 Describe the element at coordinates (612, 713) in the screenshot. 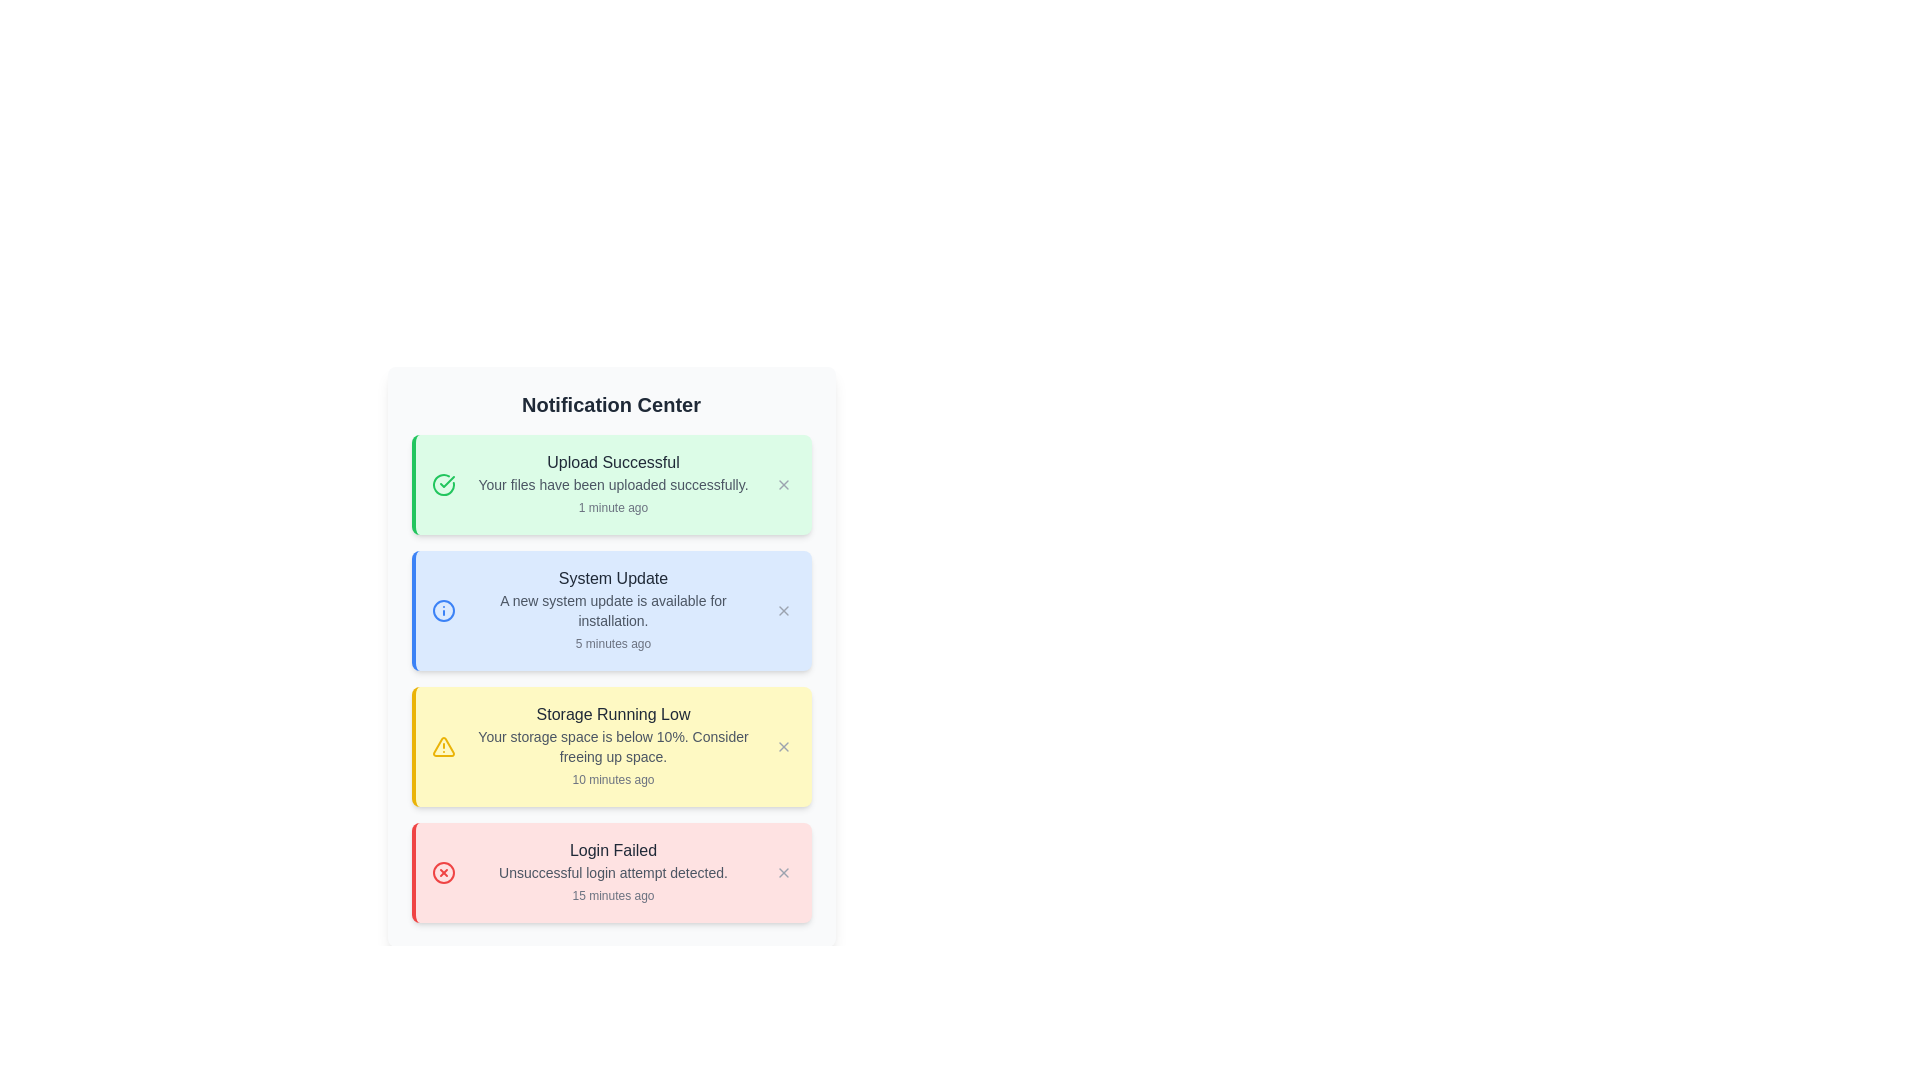

I see `the 'Storage Running Low' text label located in the upper section of the third notification card in the Notification Center interface` at that location.